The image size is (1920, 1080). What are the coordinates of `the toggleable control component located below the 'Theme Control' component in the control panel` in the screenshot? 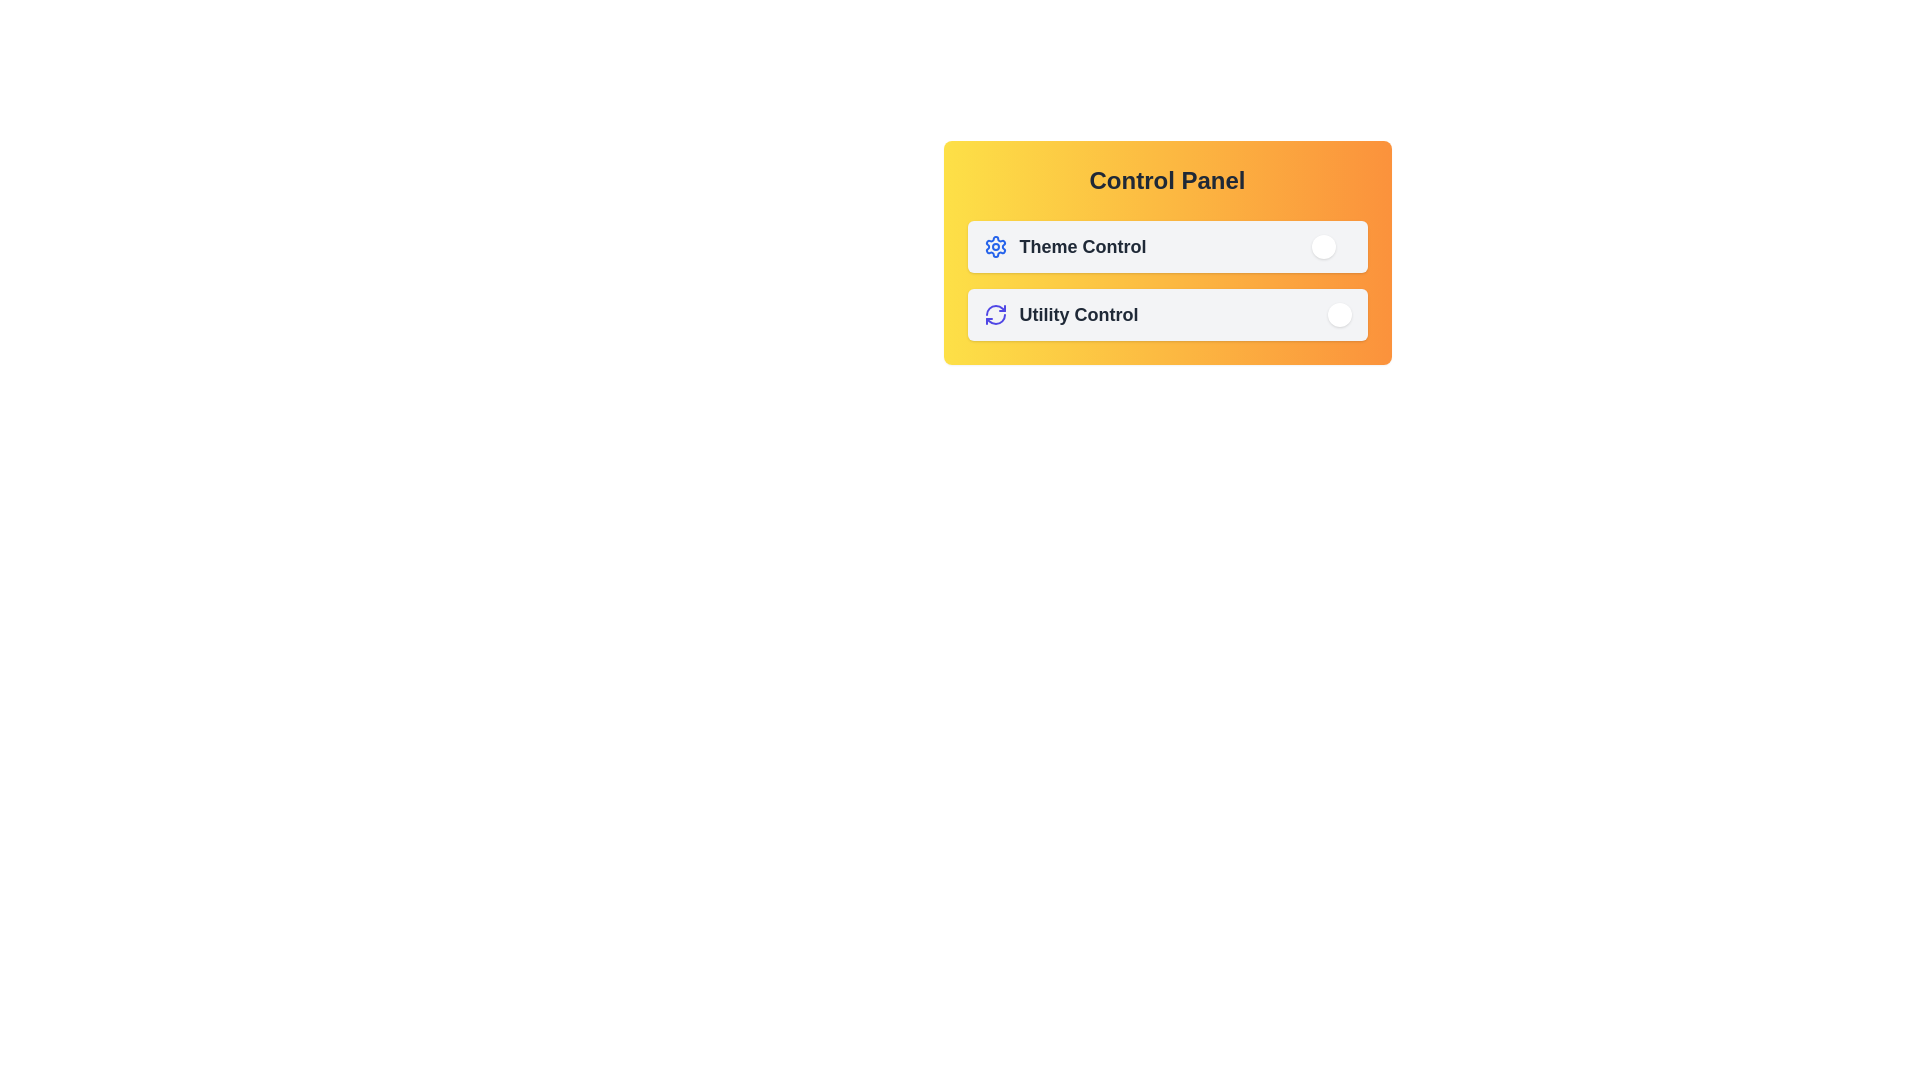 It's located at (1167, 315).